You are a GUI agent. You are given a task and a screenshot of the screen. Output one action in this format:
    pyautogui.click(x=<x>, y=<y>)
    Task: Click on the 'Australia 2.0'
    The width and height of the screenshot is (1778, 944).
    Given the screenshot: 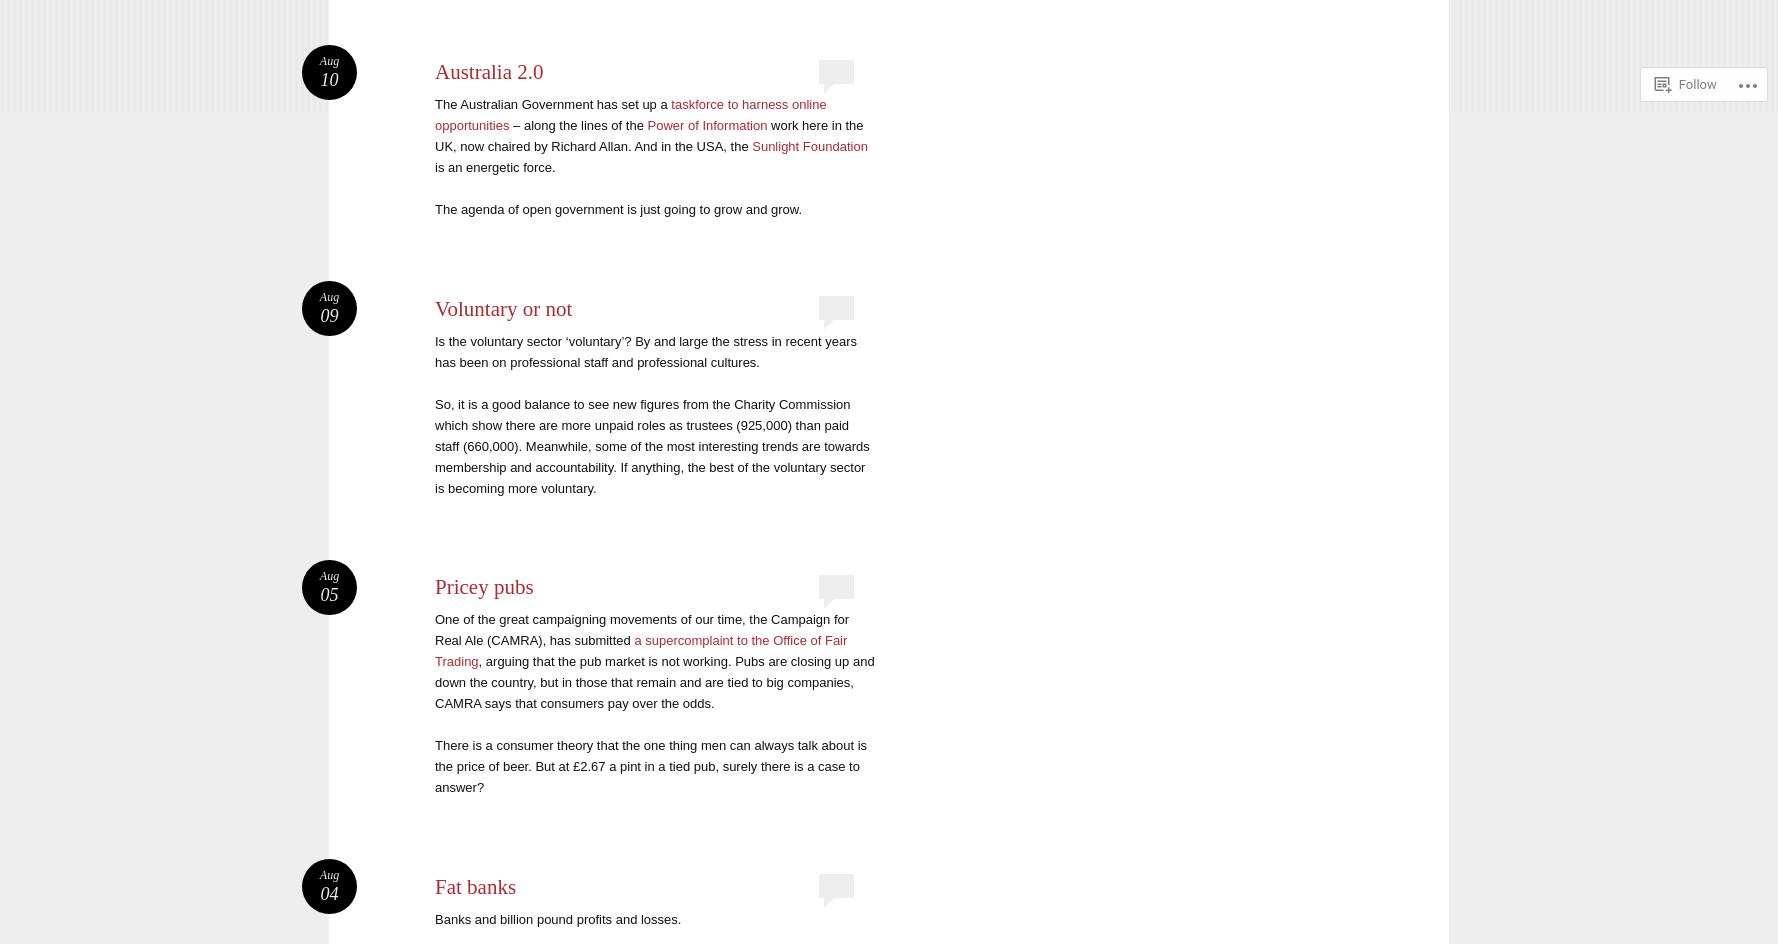 What is the action you would take?
    pyautogui.click(x=435, y=71)
    